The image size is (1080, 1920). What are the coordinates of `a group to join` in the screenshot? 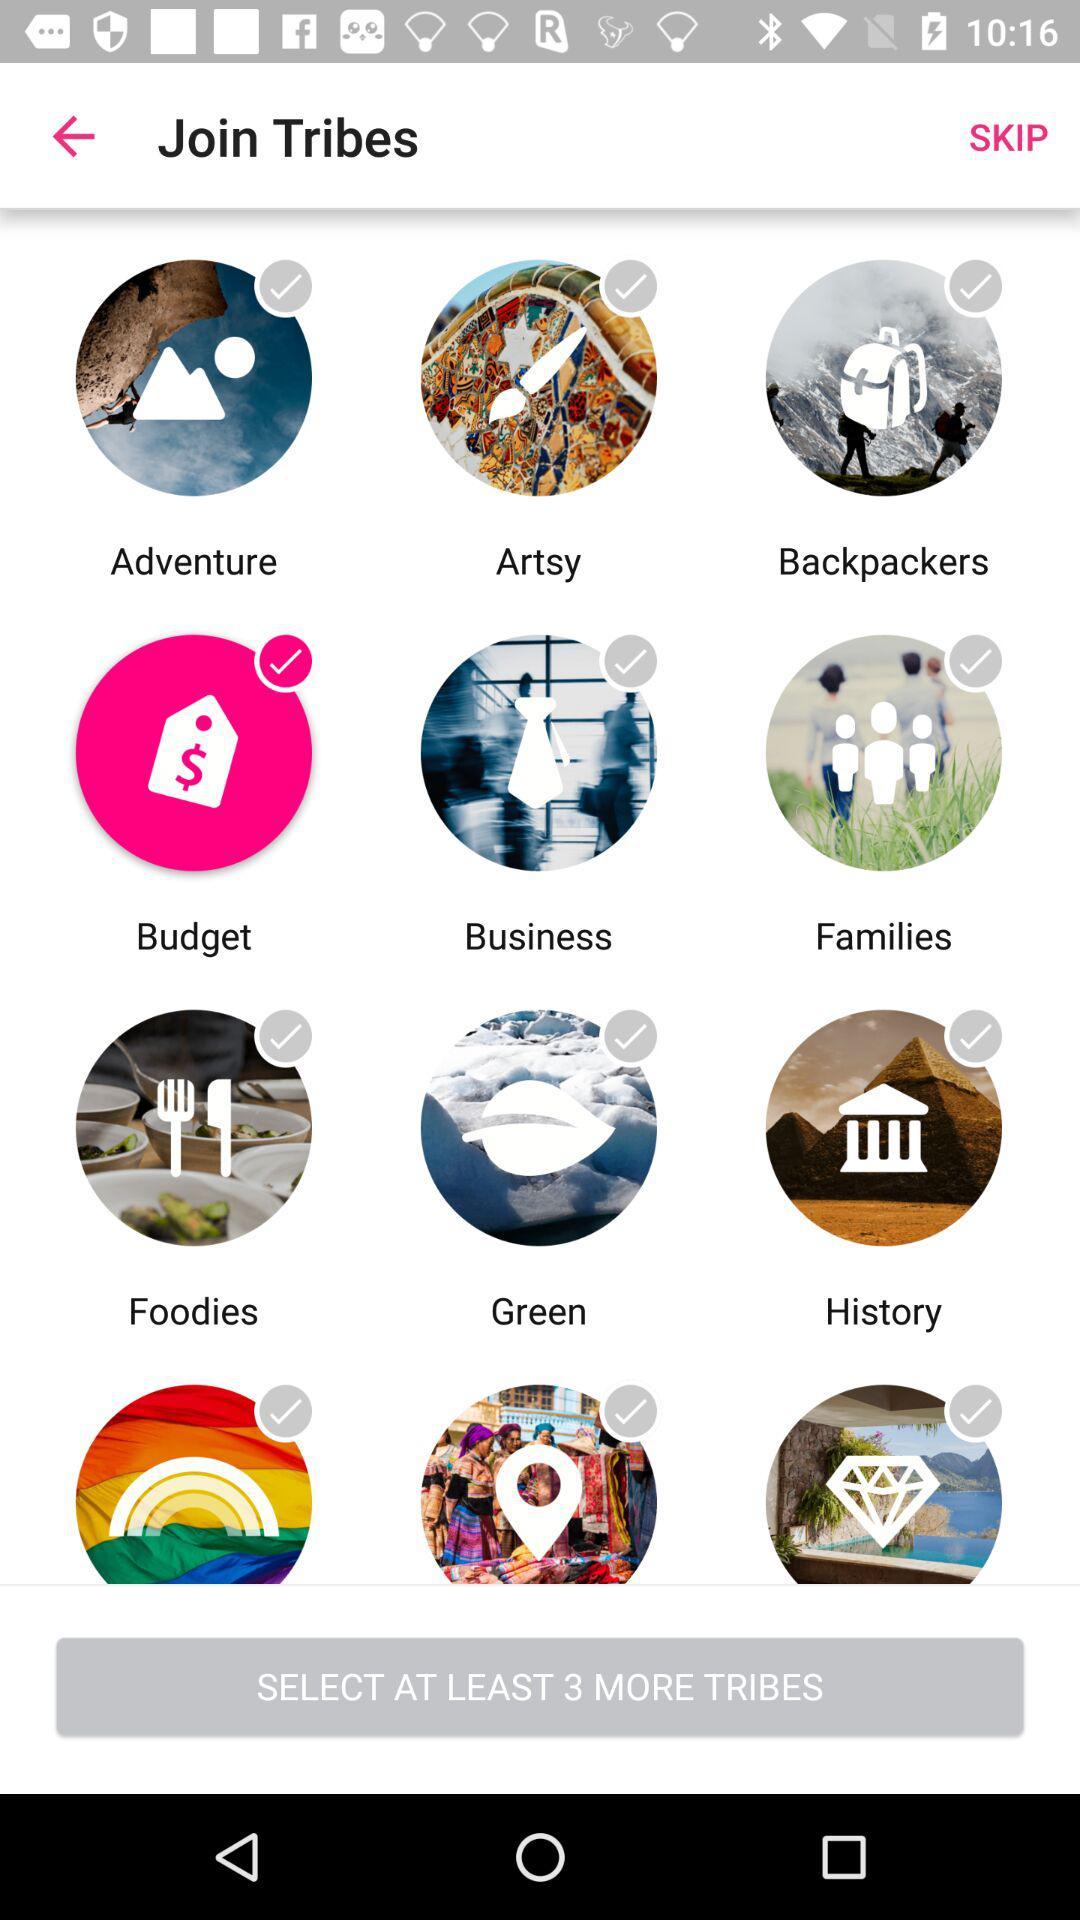 It's located at (537, 1122).